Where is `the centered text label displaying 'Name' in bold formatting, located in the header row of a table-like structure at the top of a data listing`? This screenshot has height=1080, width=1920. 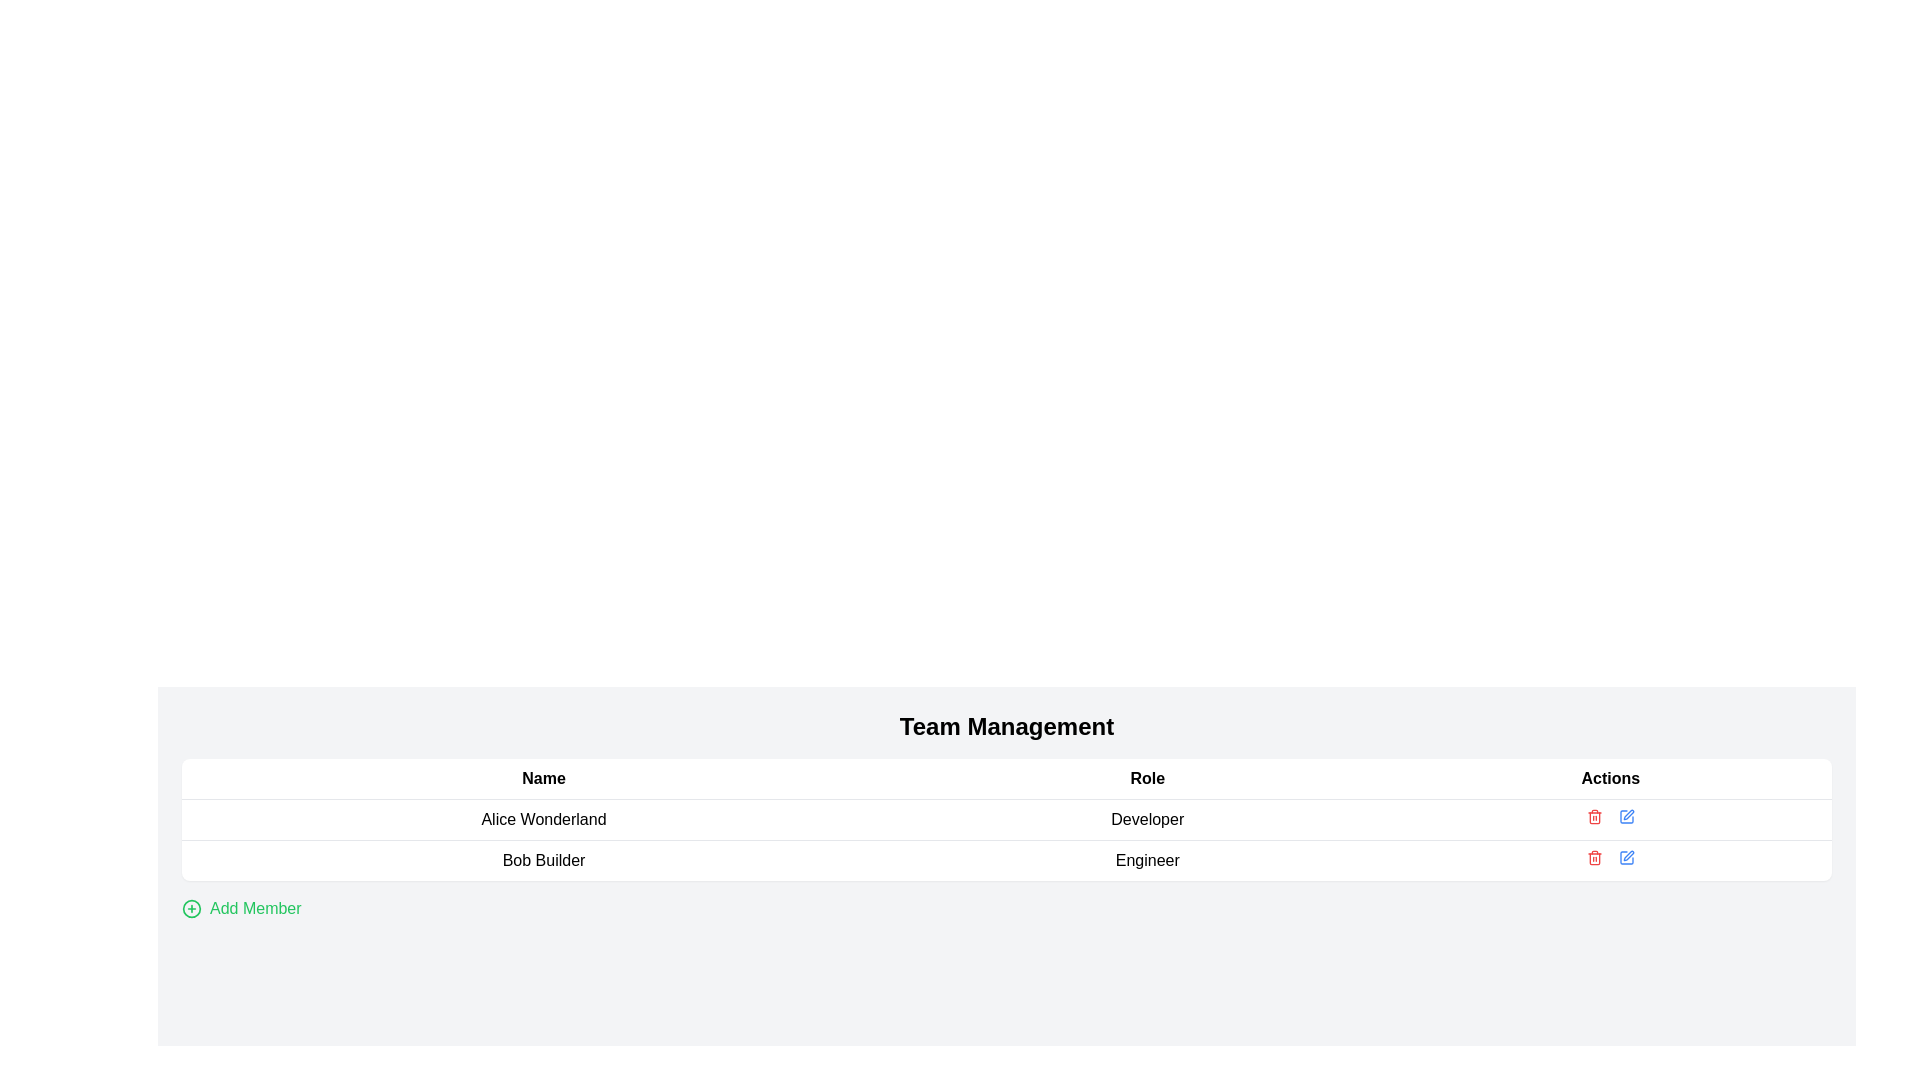 the centered text label displaying 'Name' in bold formatting, located in the header row of a table-like structure at the top of a data listing is located at coordinates (543, 778).